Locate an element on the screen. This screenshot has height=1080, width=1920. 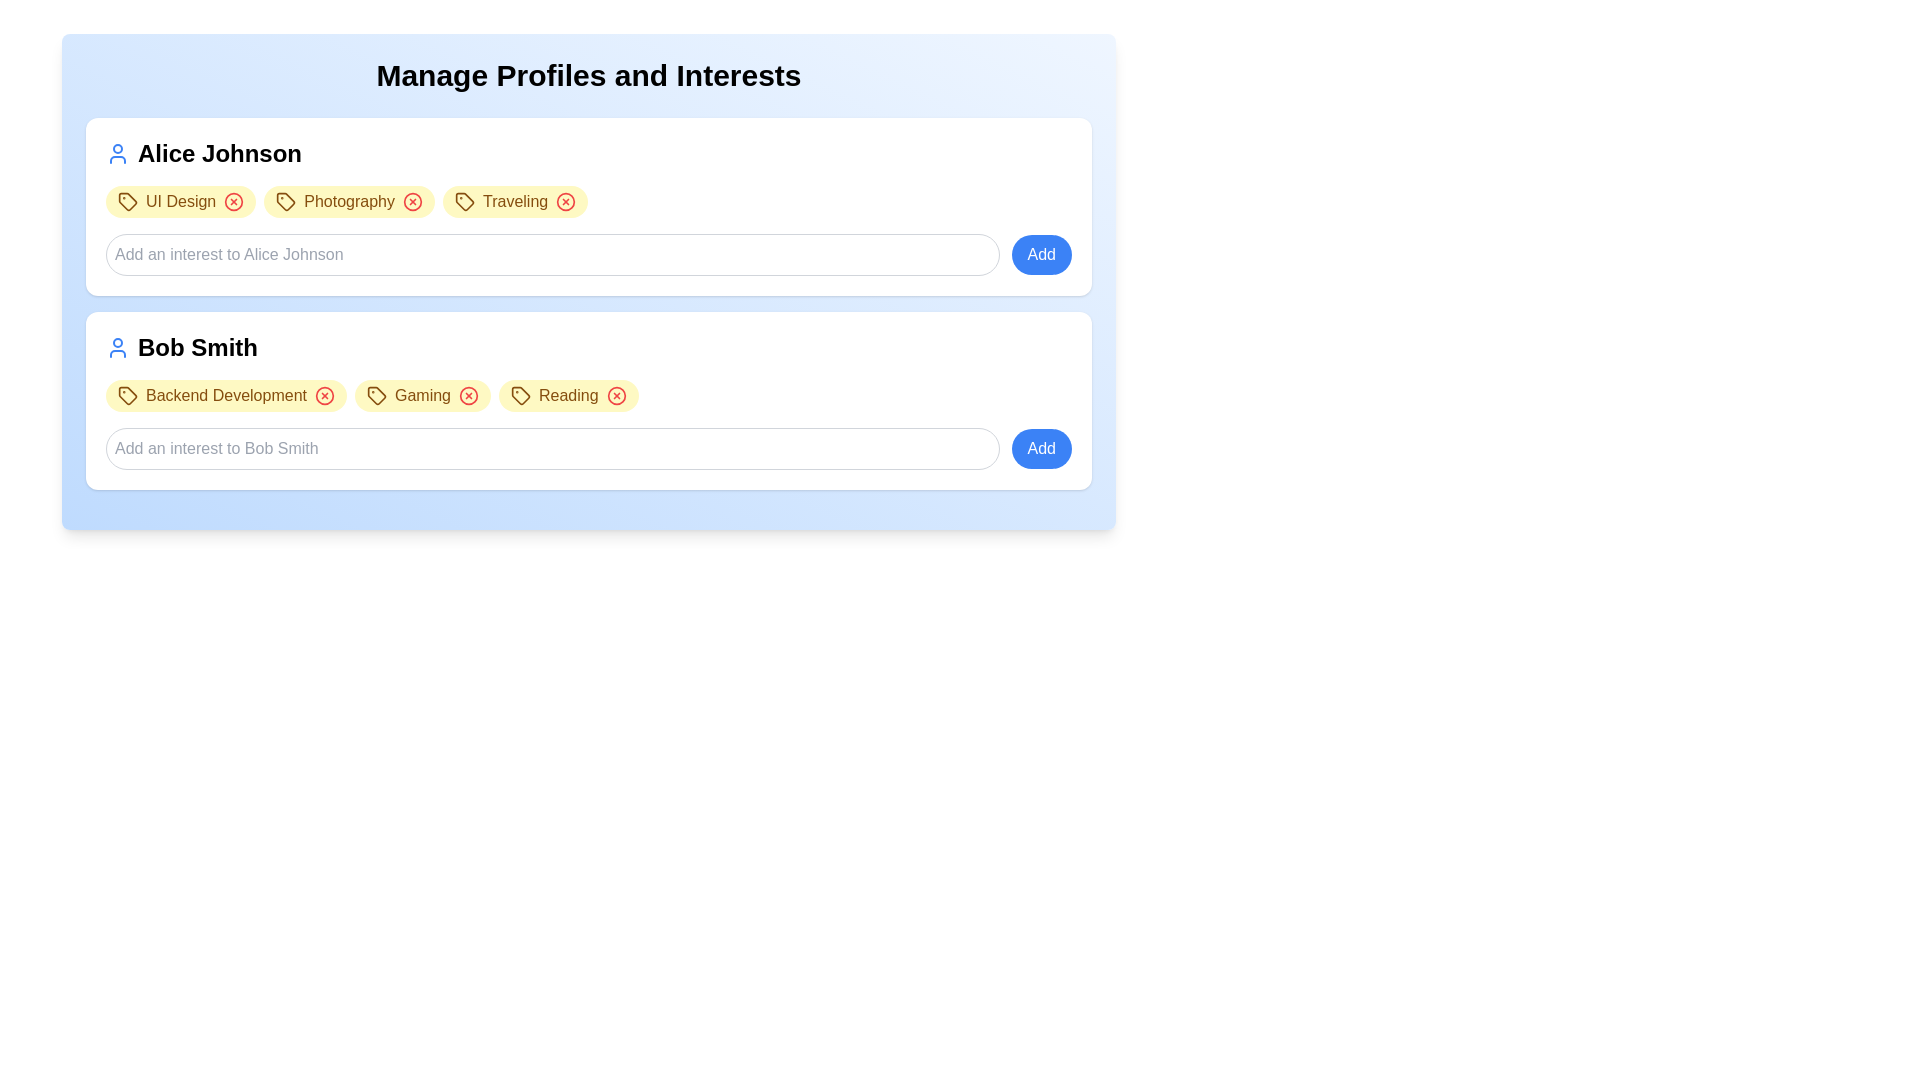
the decorative SVG tag icon located to the left of the text label 'Photography' within the yellow button under 'Alice Johnson' is located at coordinates (285, 201).